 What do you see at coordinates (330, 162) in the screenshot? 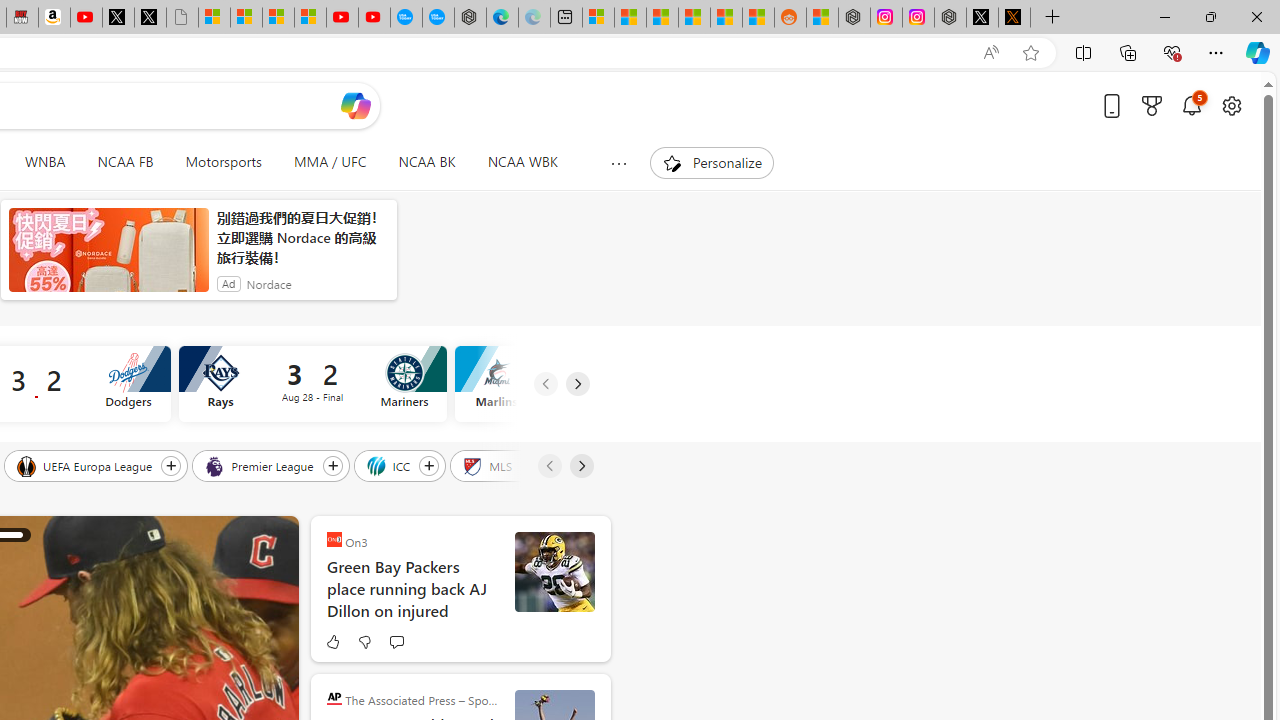
I see `'MMA / UFC'` at bounding box center [330, 162].